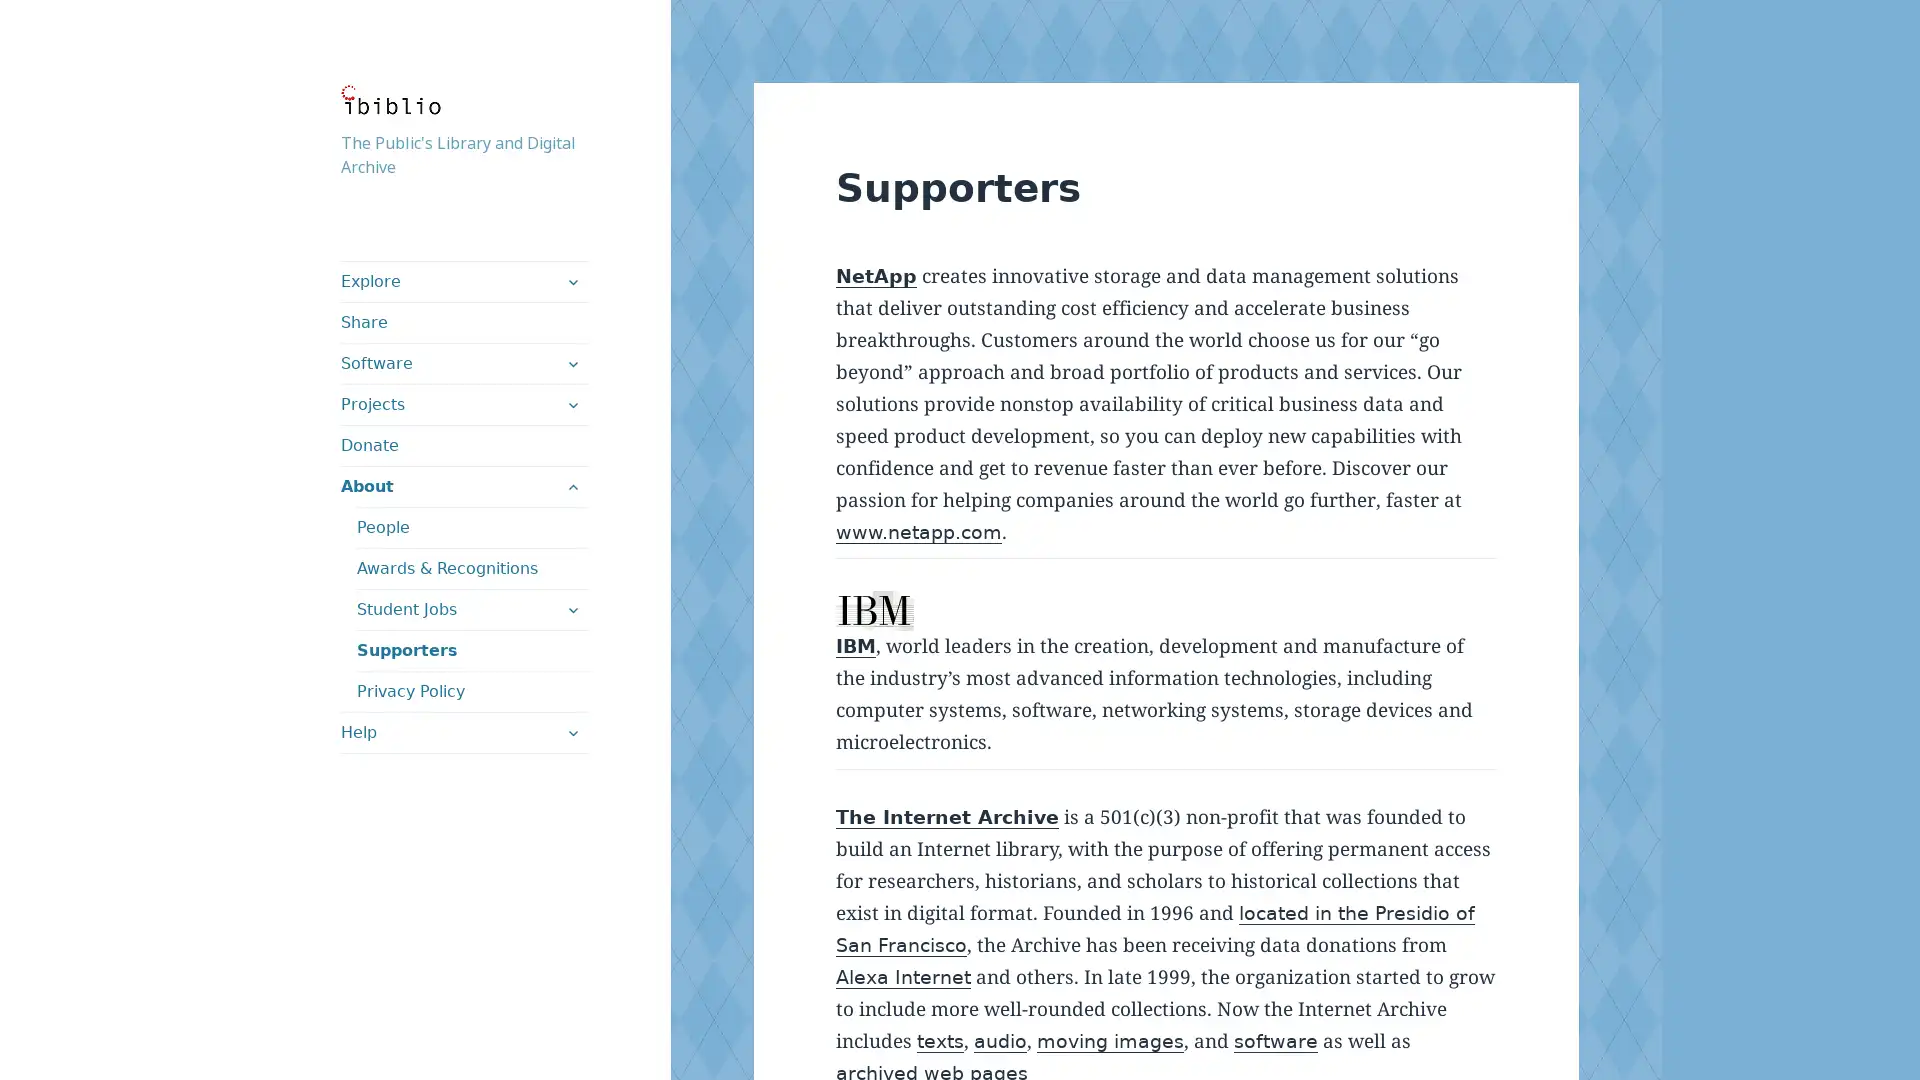  I want to click on expand child menu, so click(570, 363).